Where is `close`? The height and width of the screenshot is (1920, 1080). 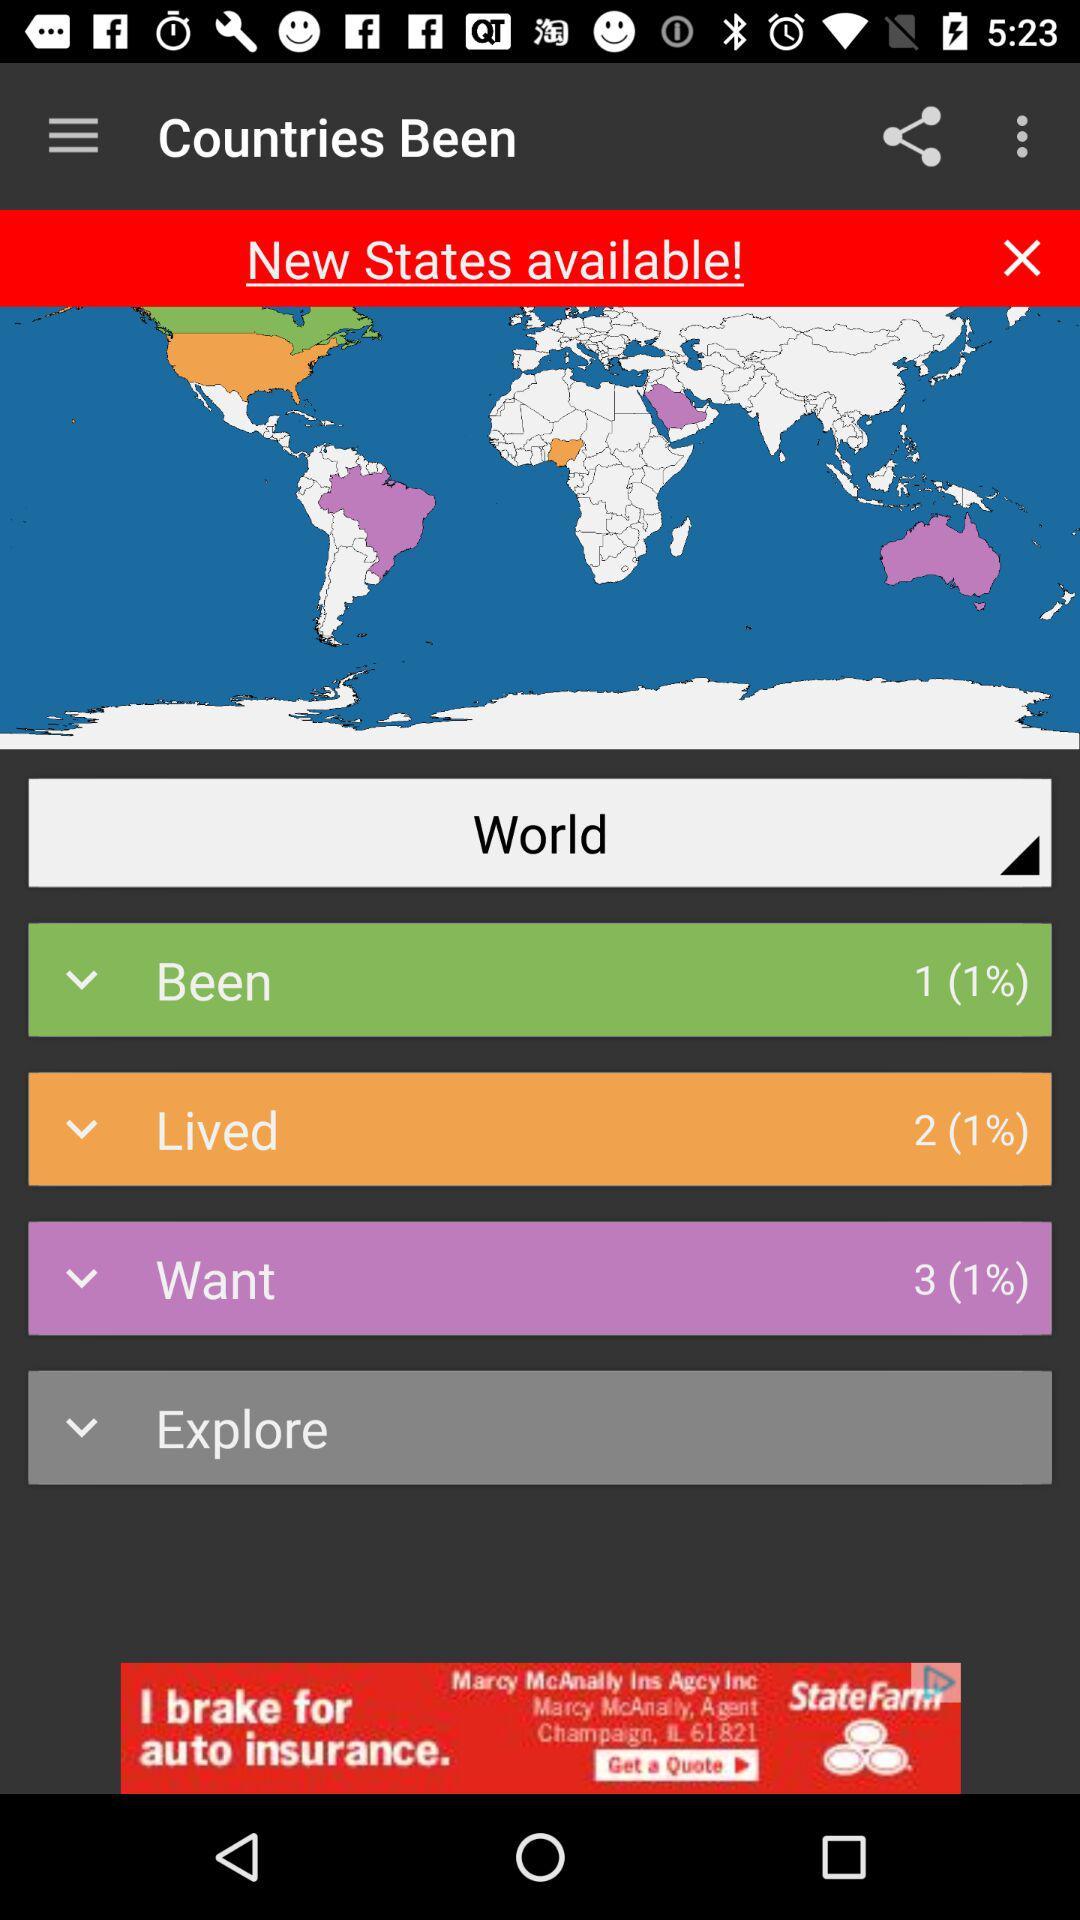
close is located at coordinates (1022, 257).